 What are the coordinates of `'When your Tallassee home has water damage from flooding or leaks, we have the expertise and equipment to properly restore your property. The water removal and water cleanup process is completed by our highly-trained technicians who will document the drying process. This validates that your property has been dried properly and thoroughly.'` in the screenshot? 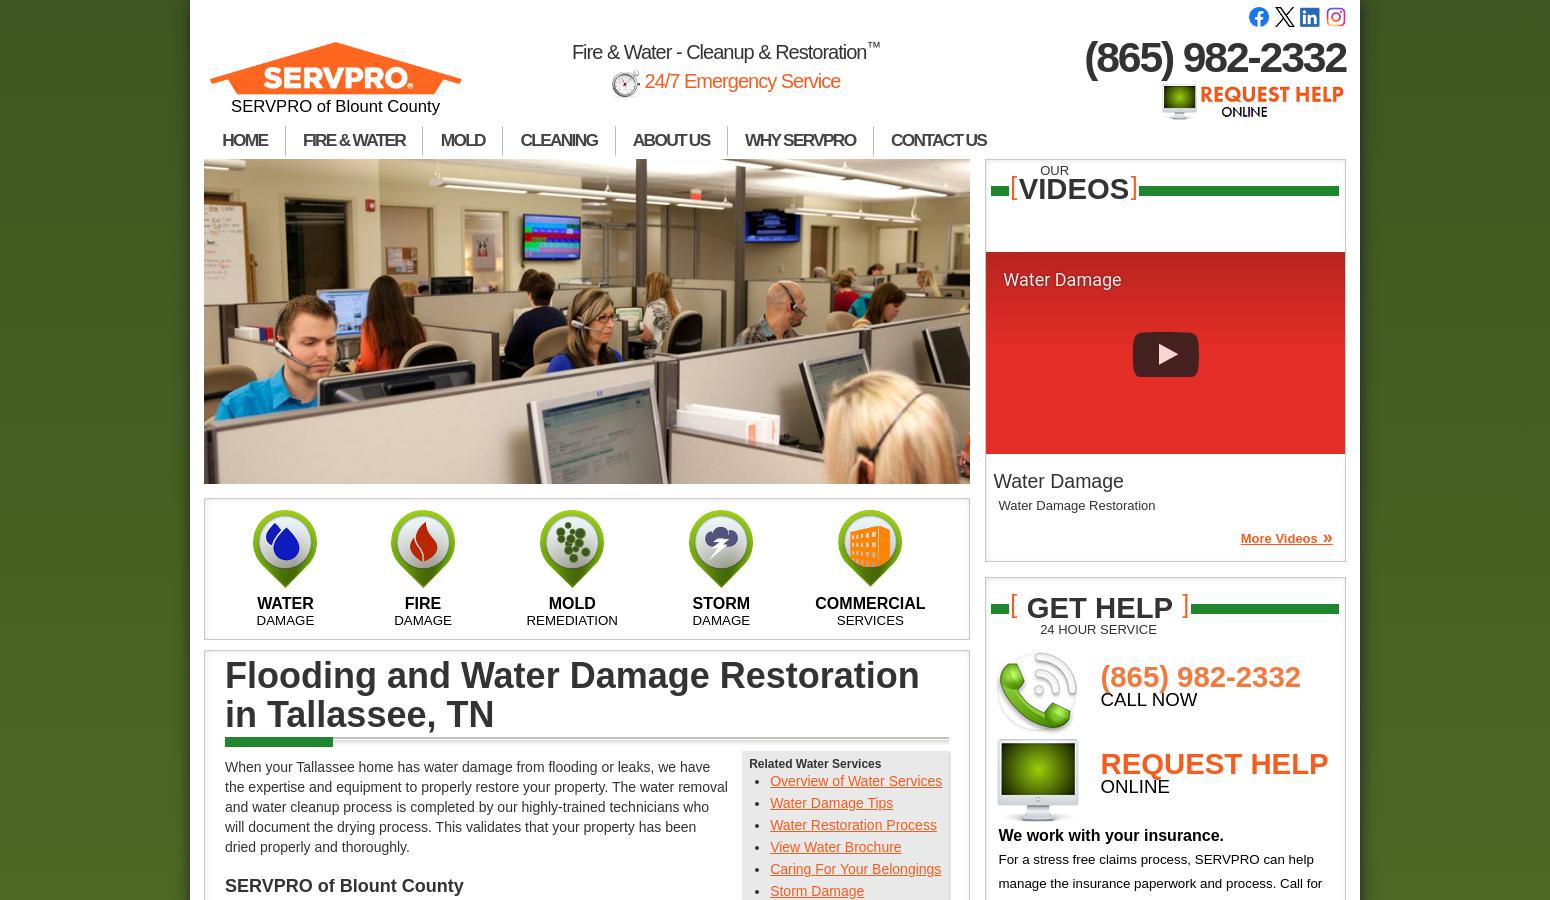 It's located at (475, 807).